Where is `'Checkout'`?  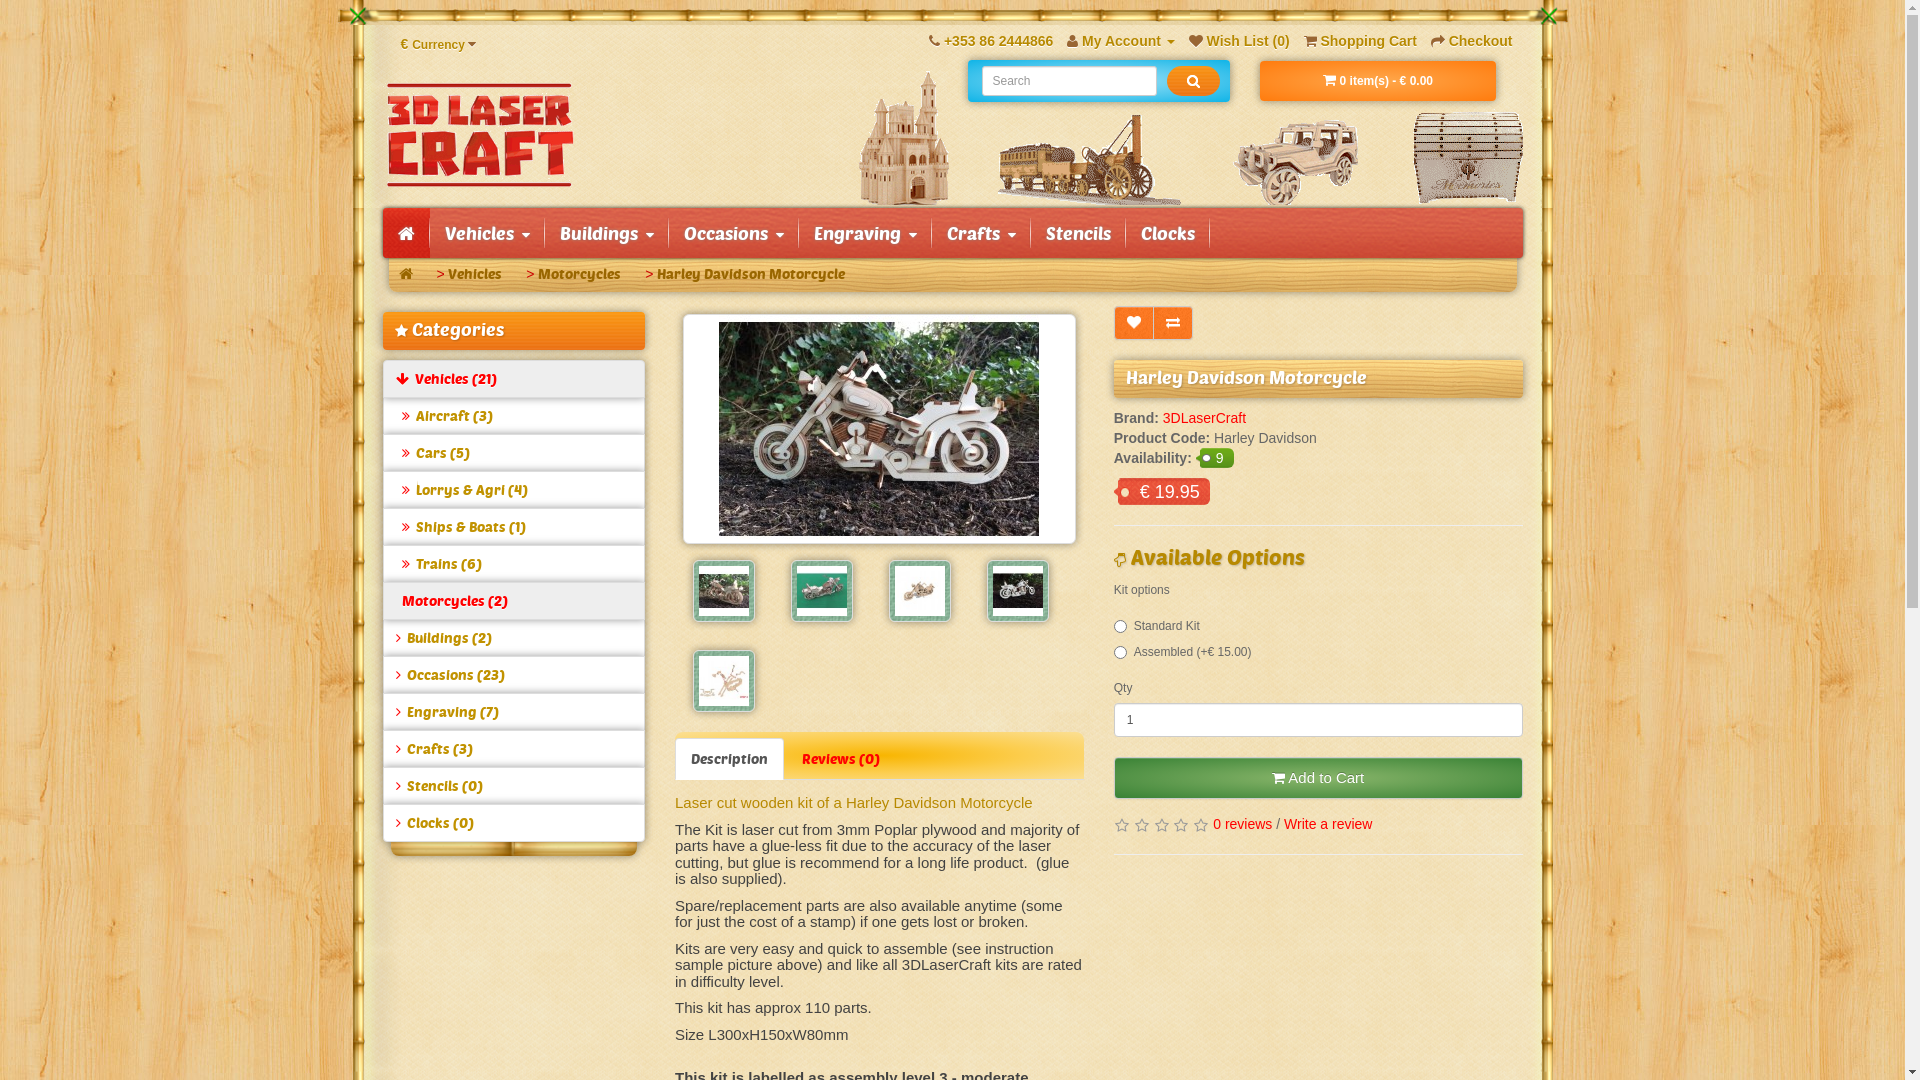
'Checkout' is located at coordinates (1472, 41).